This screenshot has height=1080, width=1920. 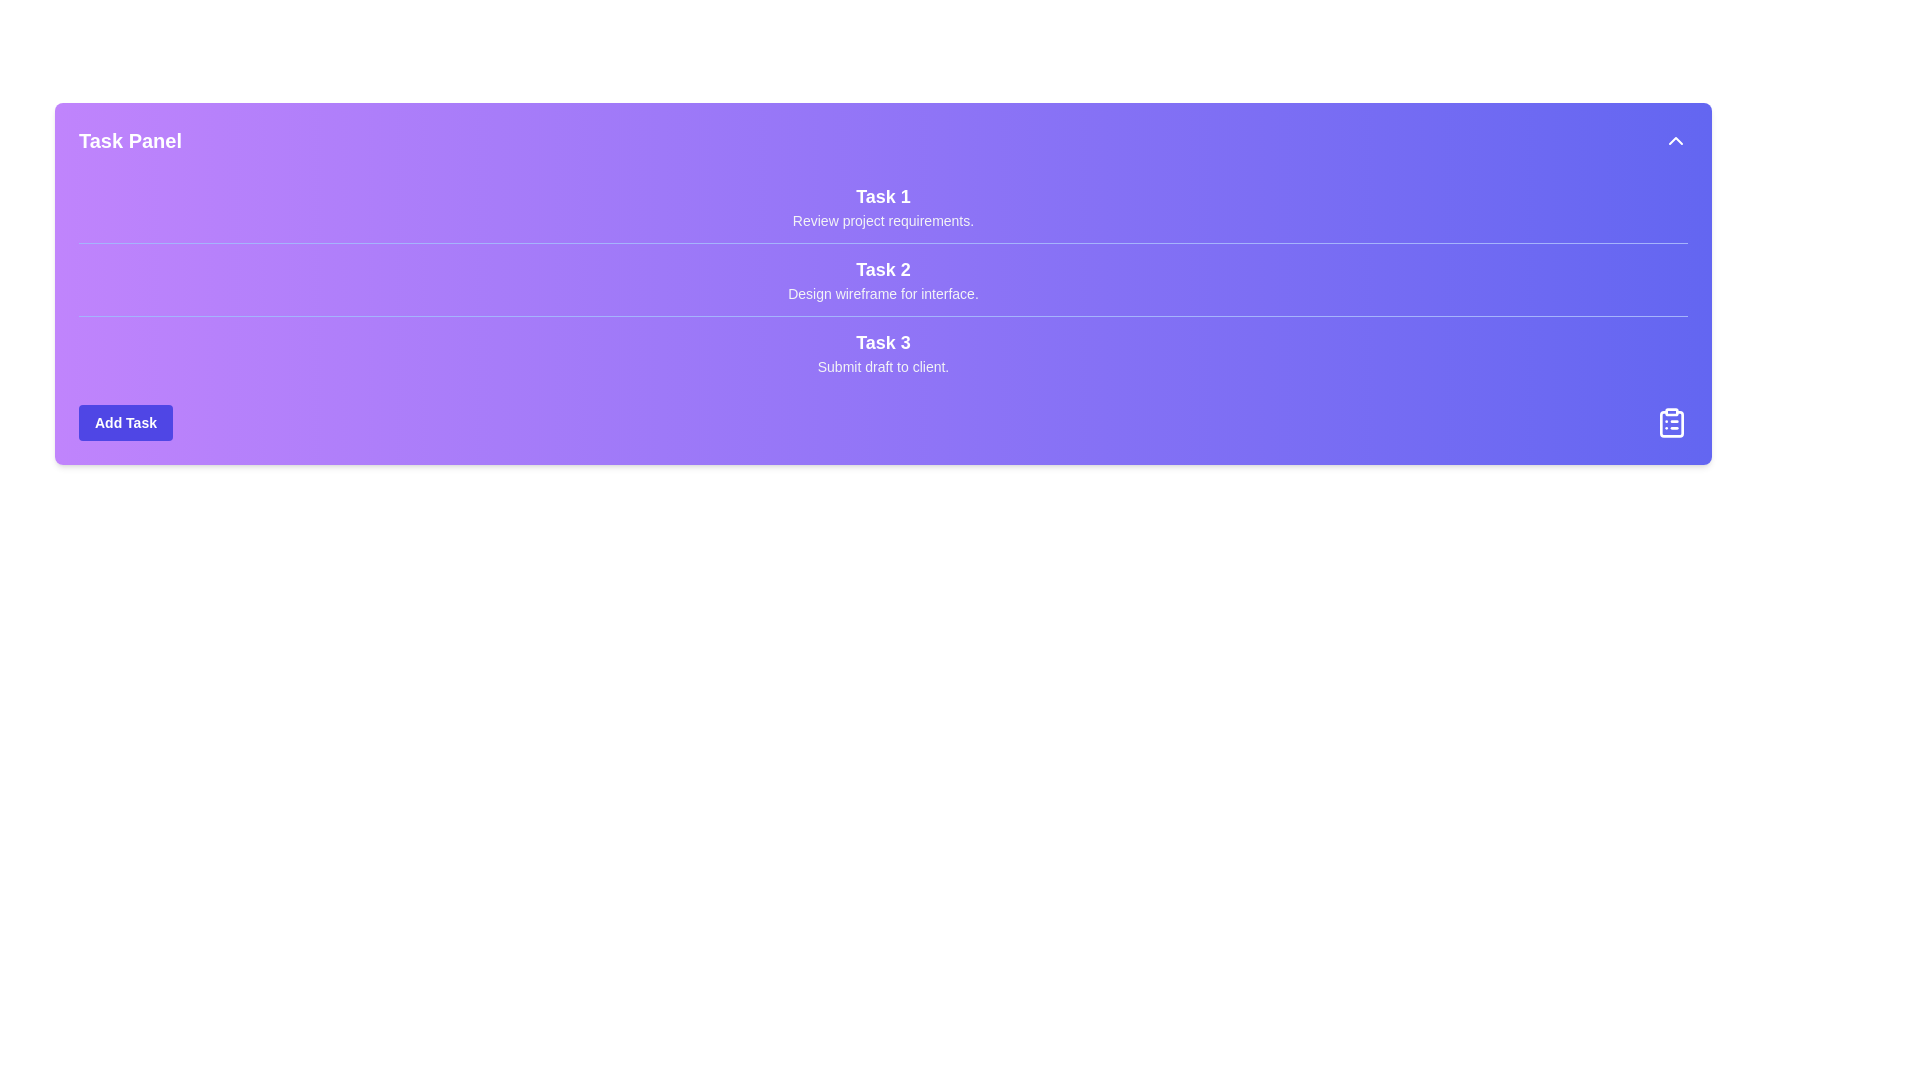 I want to click on the text label that serves as the header for 'Task 3', so click(x=882, y=342).